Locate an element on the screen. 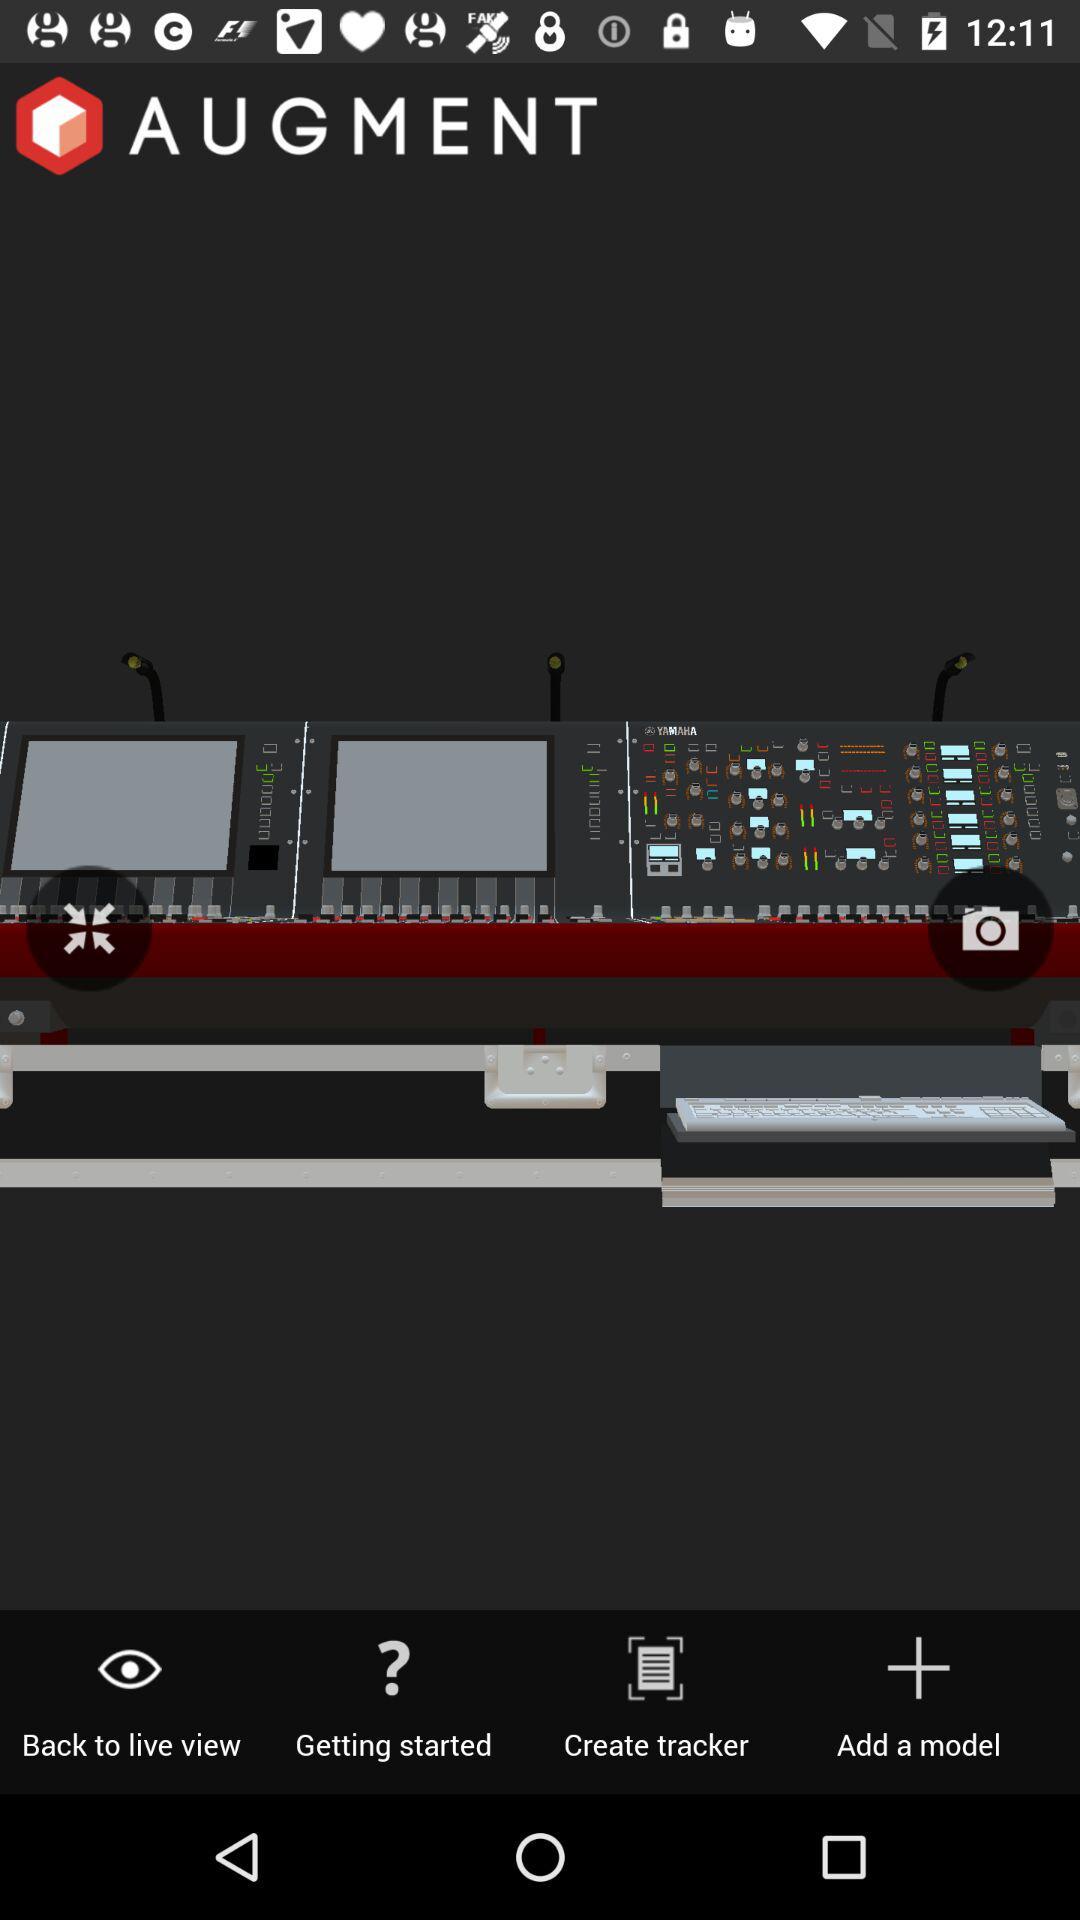 Image resolution: width=1080 pixels, height=1920 pixels. the camera is located at coordinates (990, 927).